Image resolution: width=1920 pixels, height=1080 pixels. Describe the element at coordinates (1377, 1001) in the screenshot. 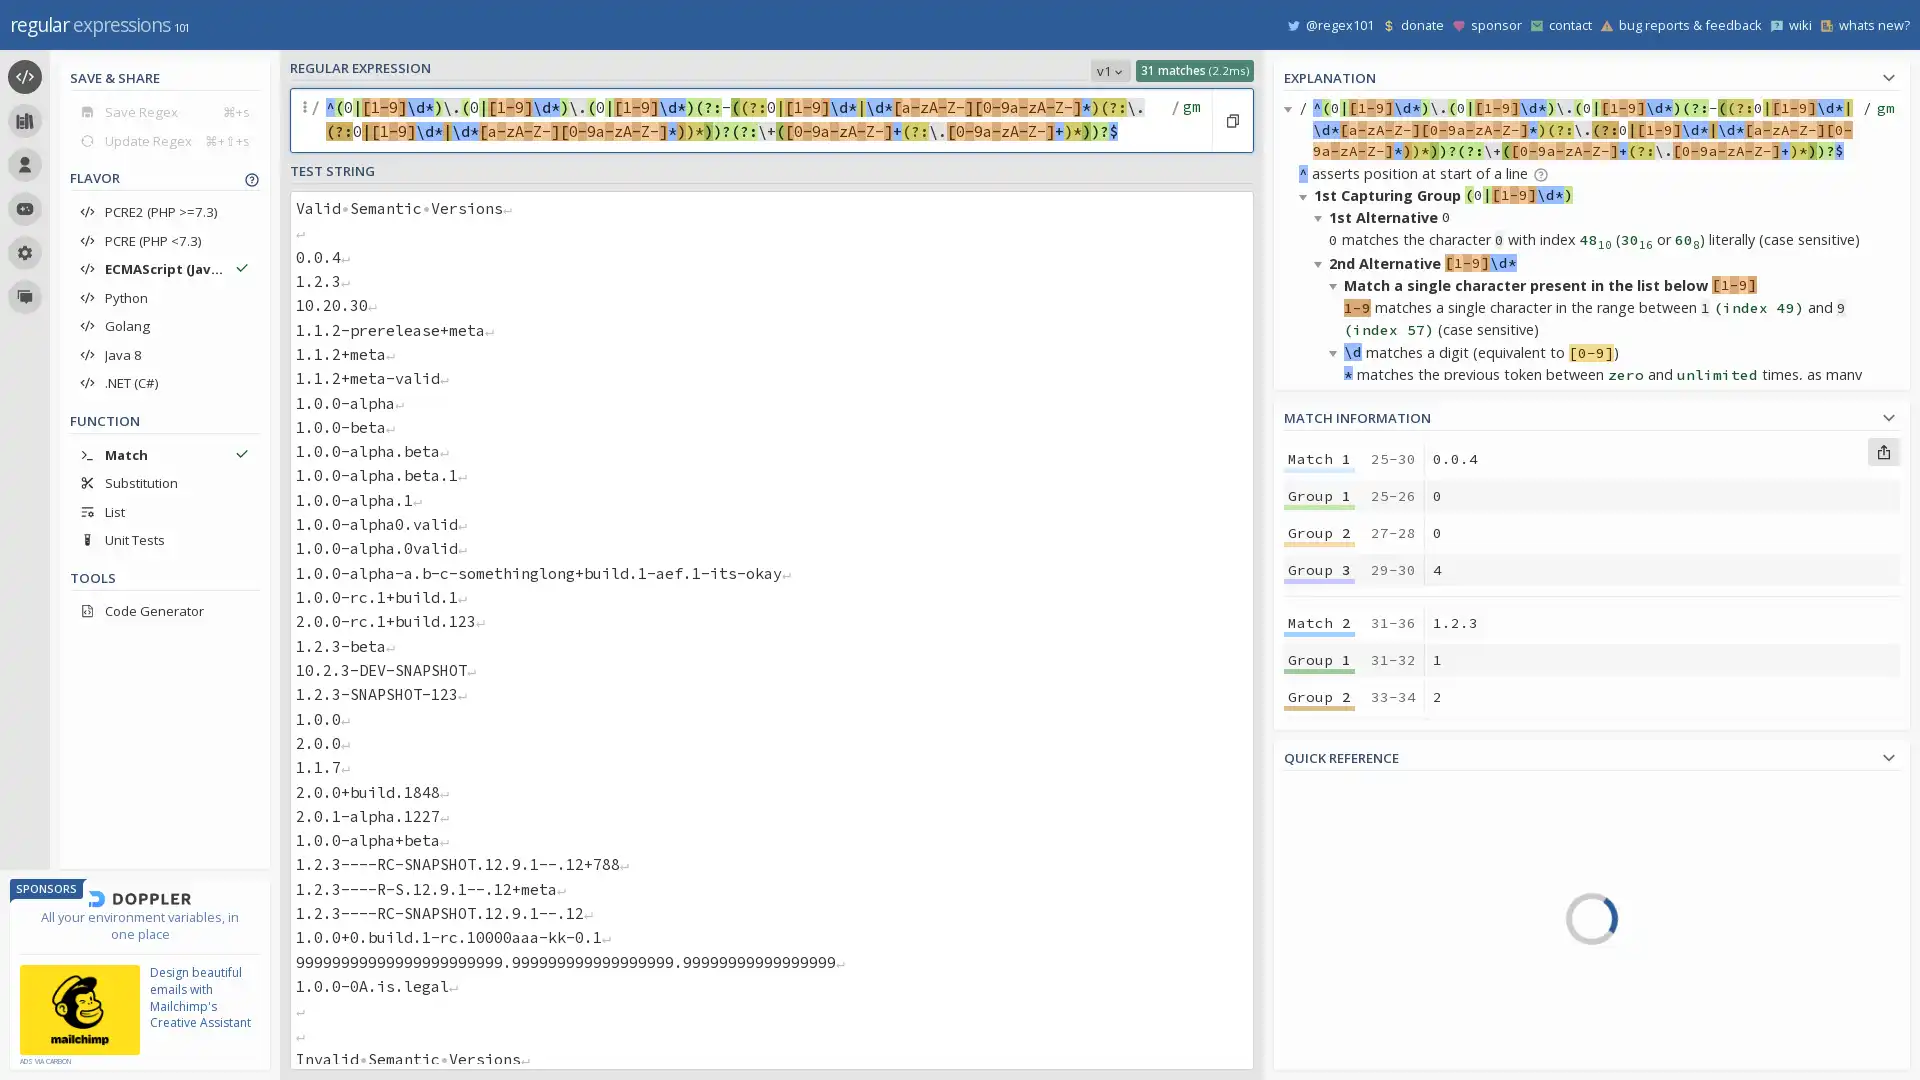

I see `Group Constructs` at that location.